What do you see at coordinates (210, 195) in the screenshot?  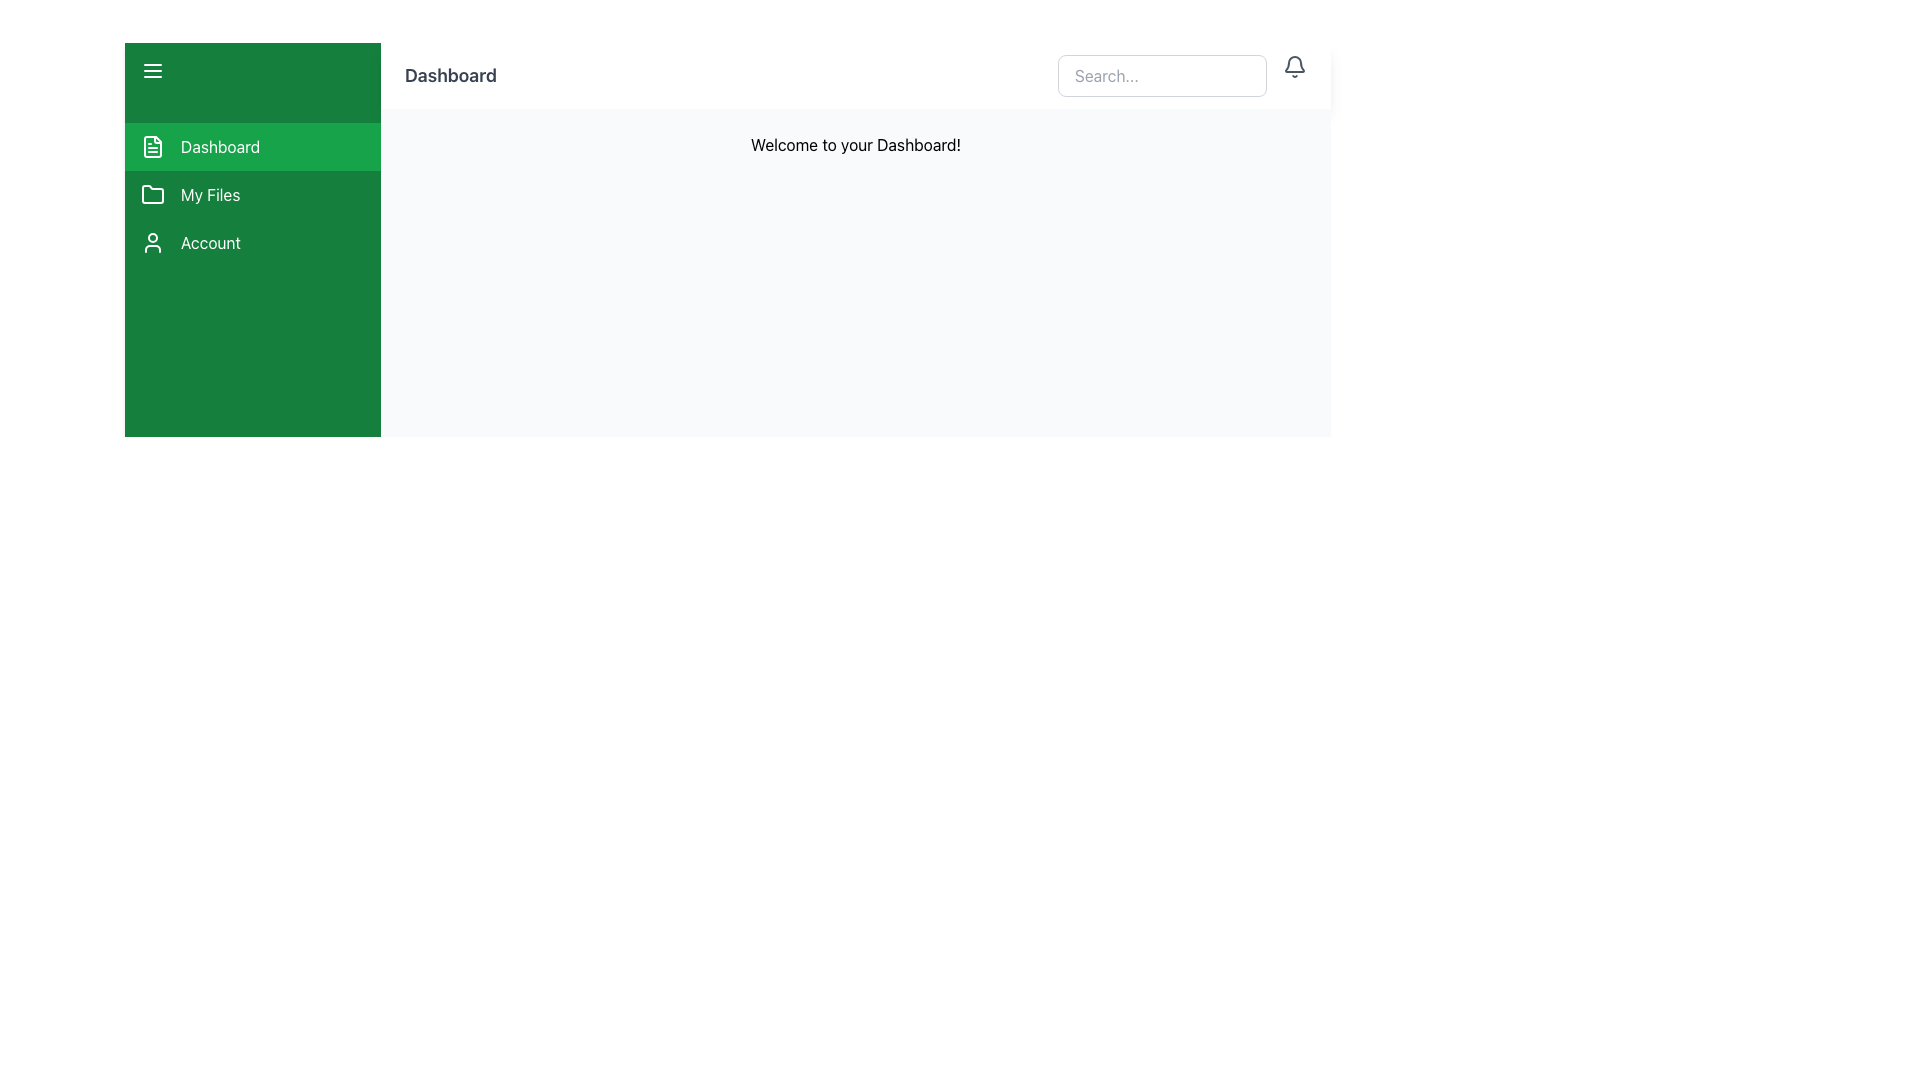 I see `text label that displays 'My Files' in white on a green background, located in the vertical menu between 'Dashboard' and 'Account'` at bounding box center [210, 195].